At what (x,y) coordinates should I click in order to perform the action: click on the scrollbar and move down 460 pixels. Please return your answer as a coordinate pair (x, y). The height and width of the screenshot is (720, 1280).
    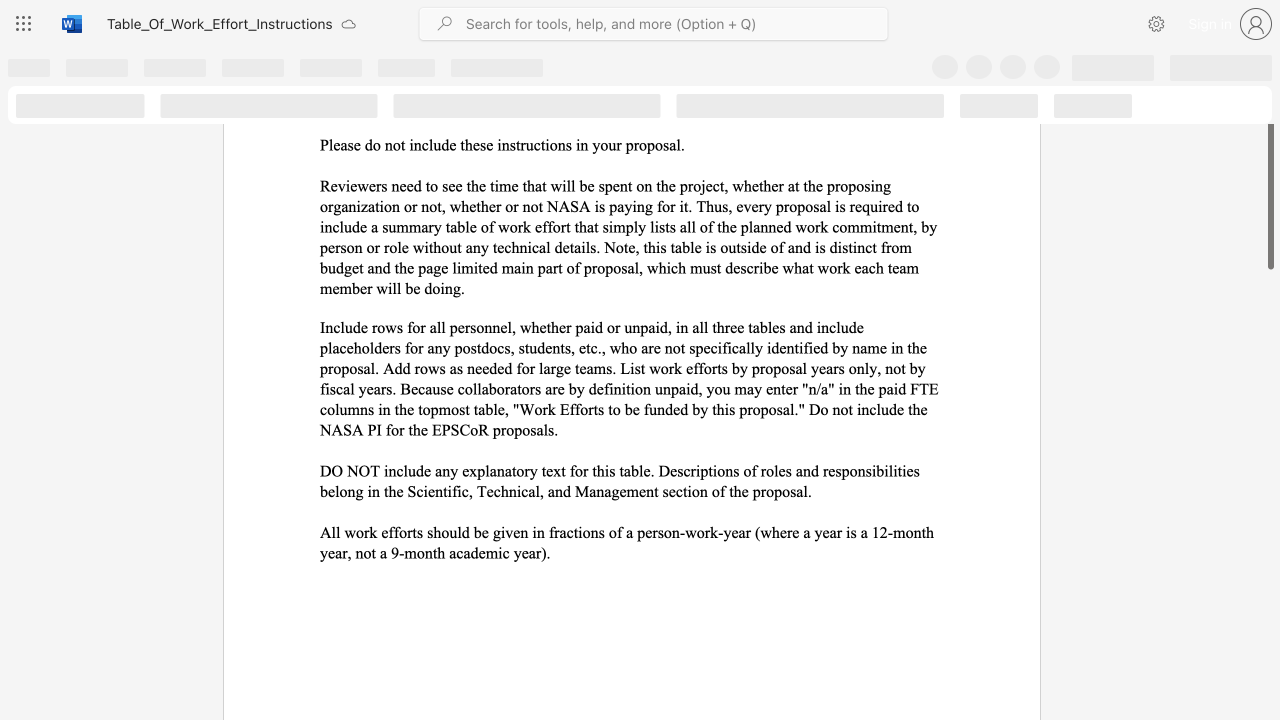
    Looking at the image, I should click on (1269, 171).